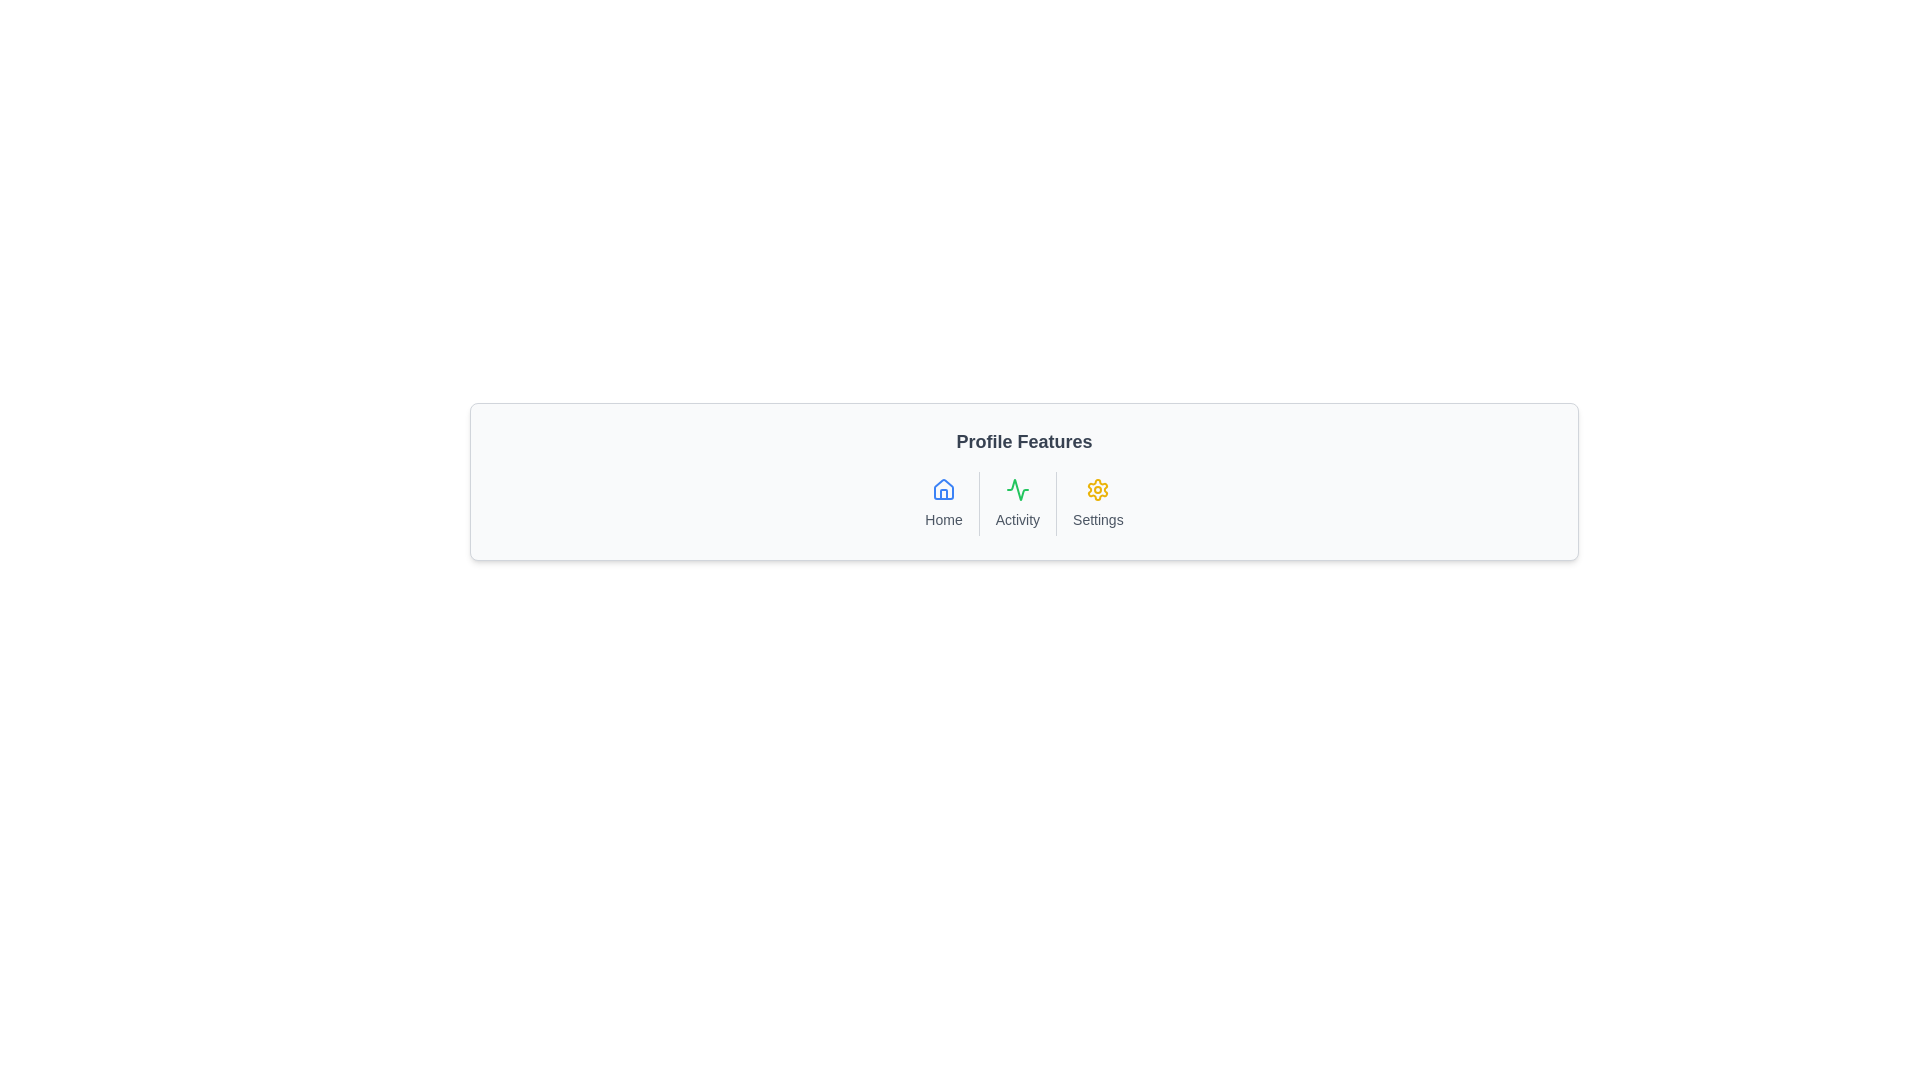  What do you see at coordinates (943, 503) in the screenshot?
I see `the navigation button labeled 'Home', which features a house icon in a blue outline and small gray text underneath` at bounding box center [943, 503].